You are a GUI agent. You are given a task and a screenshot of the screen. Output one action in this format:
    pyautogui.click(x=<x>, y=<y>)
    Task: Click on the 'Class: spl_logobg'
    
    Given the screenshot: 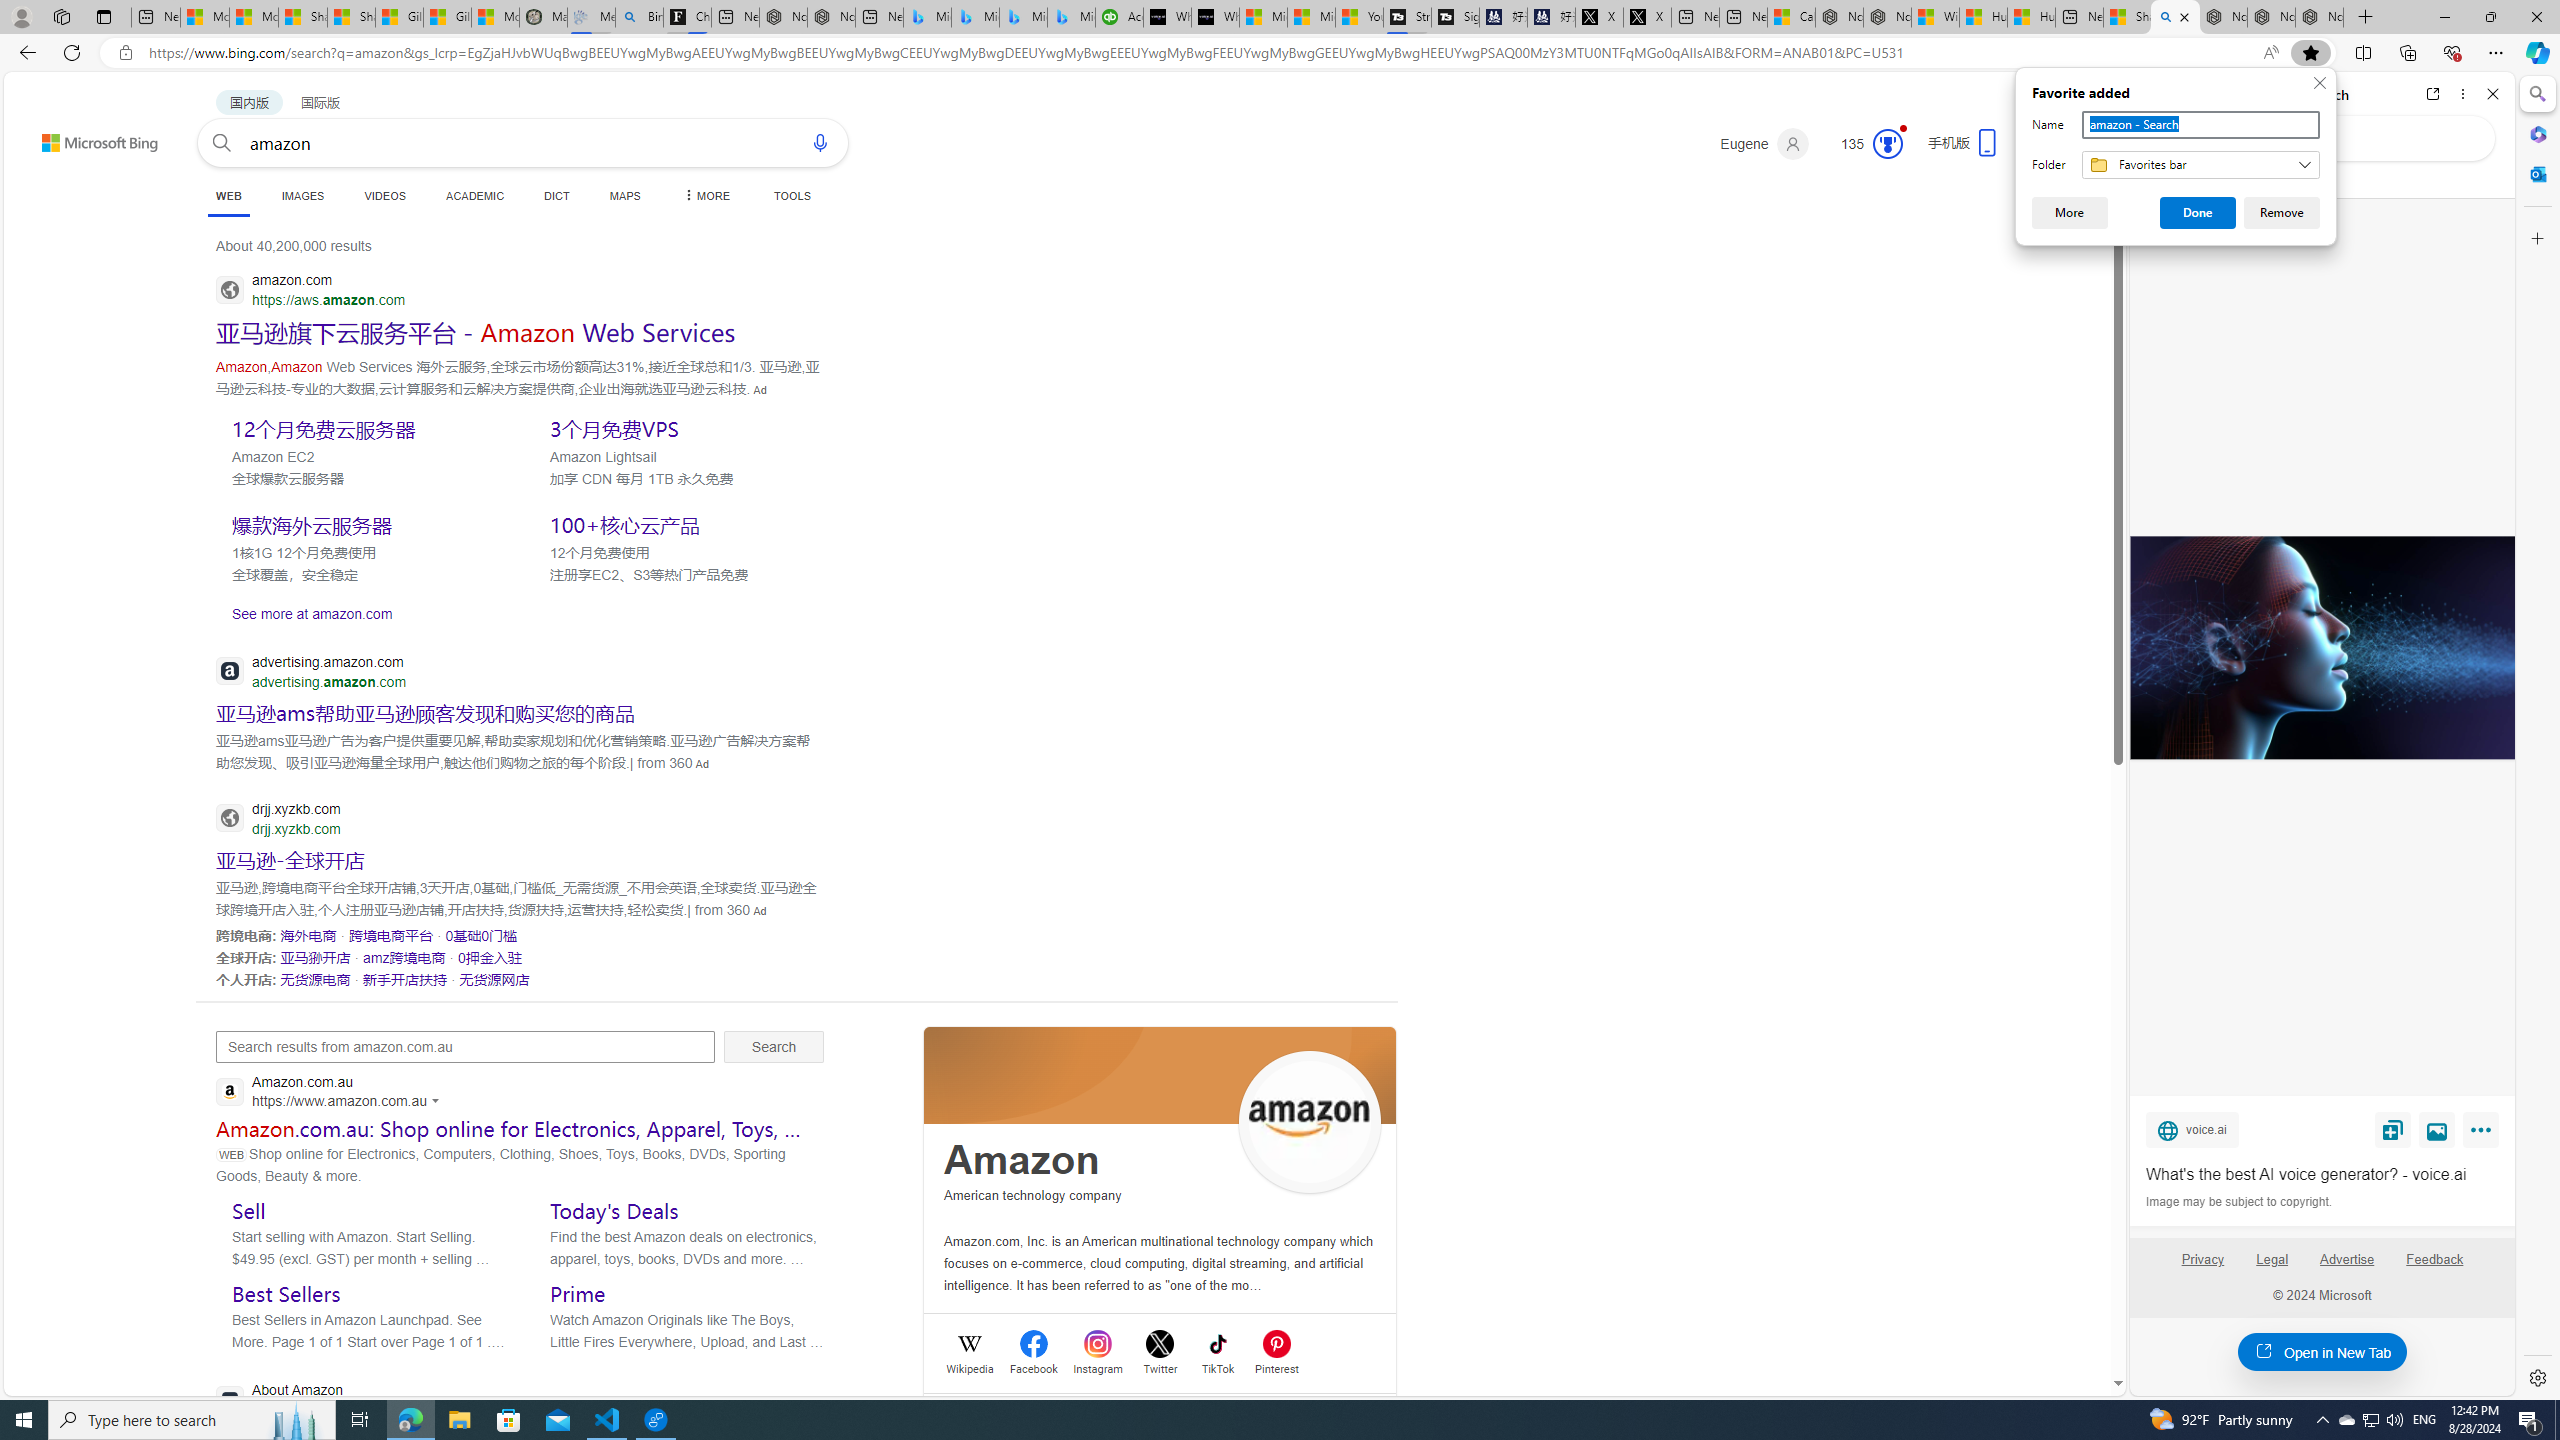 What is the action you would take?
    pyautogui.click(x=1158, y=1075)
    